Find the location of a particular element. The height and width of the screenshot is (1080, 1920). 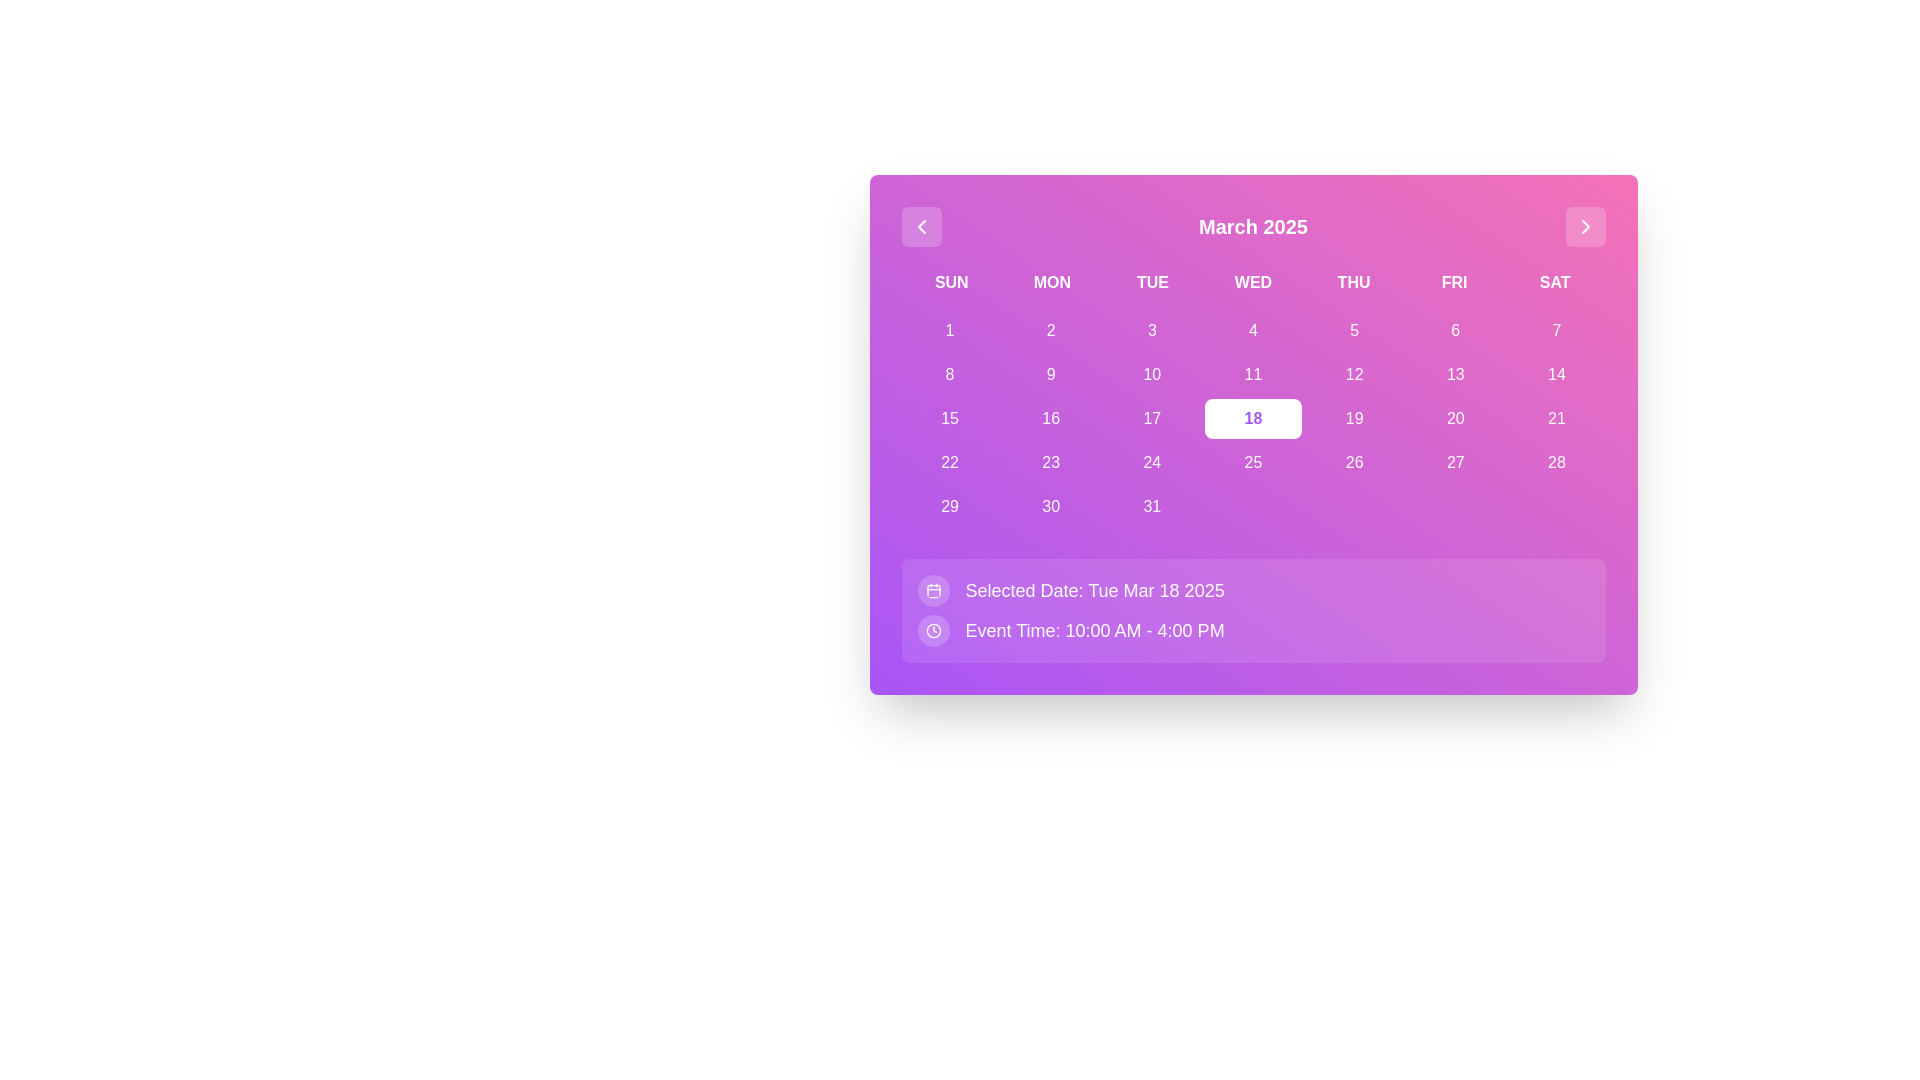

the Text label indicating Wednesday, which is the fourth element in the horizontal row of days in the calendar header is located at coordinates (1252, 282).